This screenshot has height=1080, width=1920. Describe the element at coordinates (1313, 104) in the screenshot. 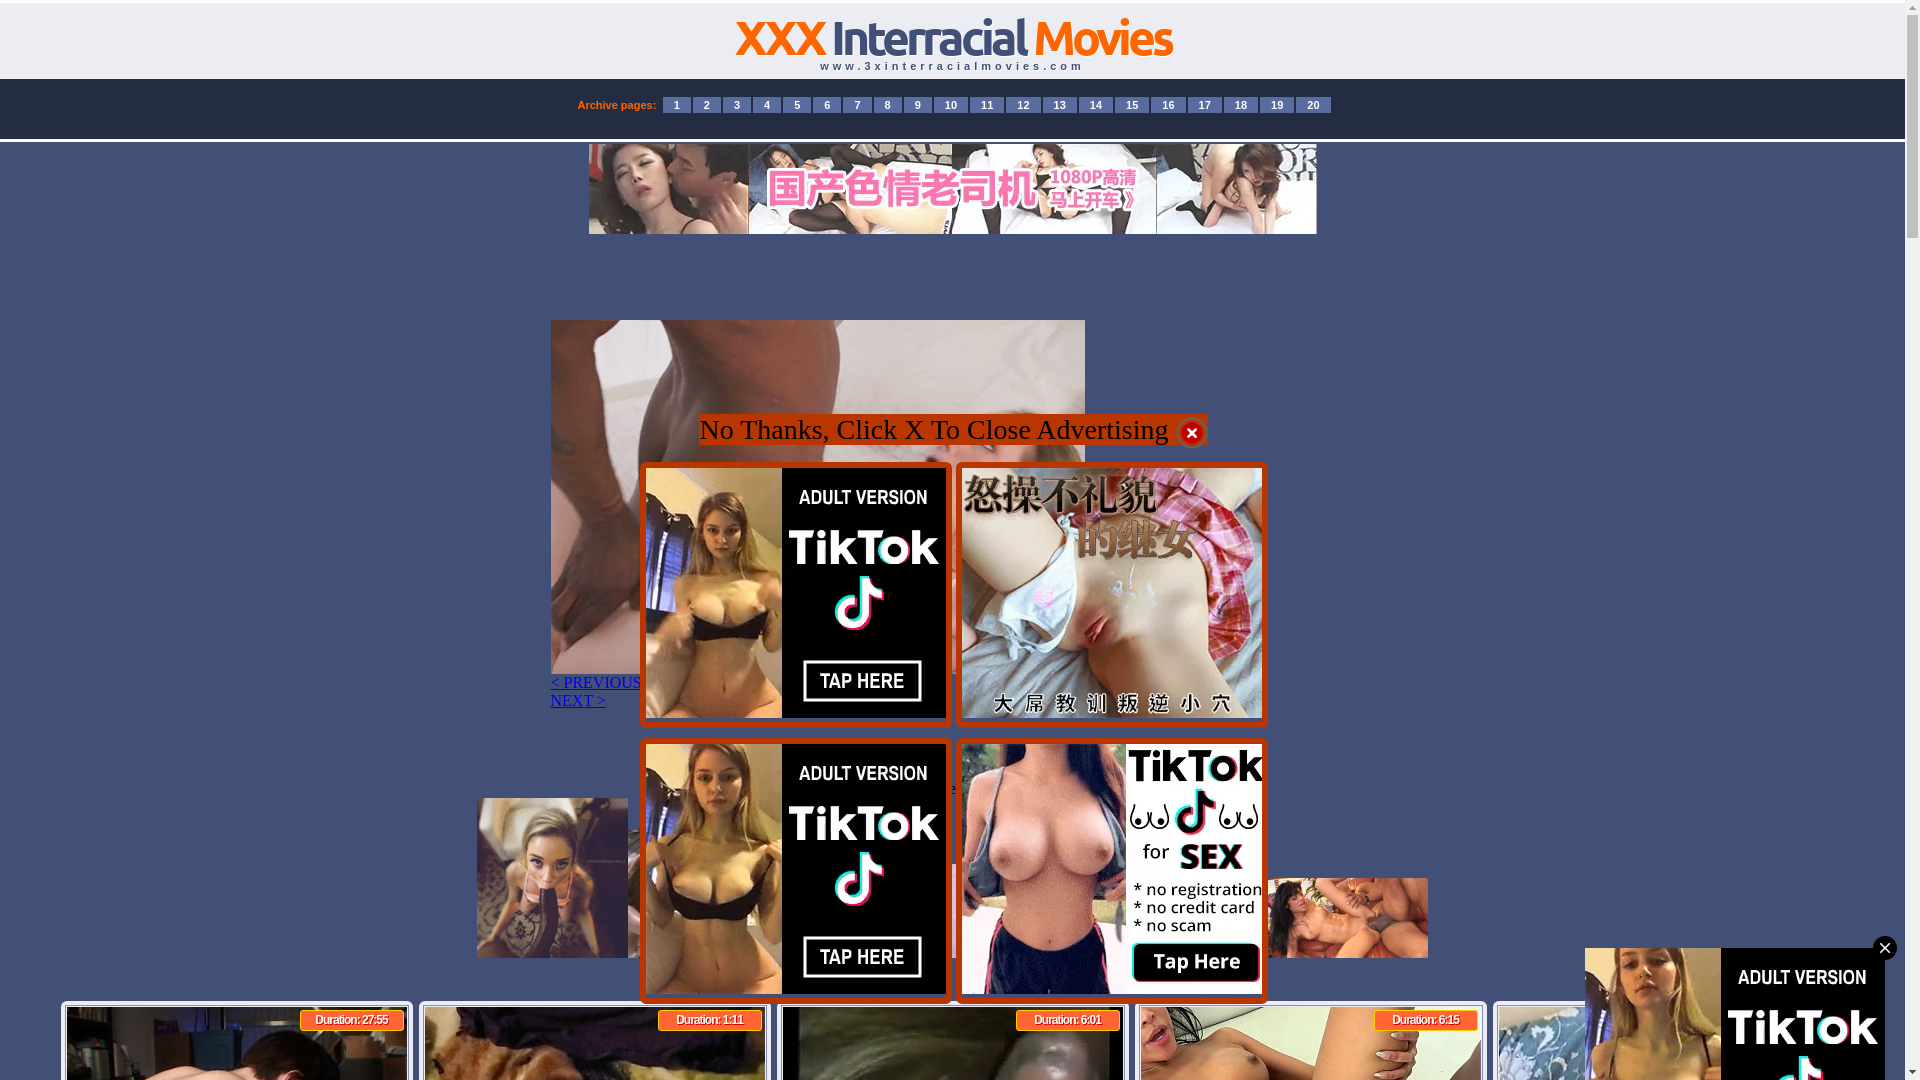

I see `'20'` at that location.